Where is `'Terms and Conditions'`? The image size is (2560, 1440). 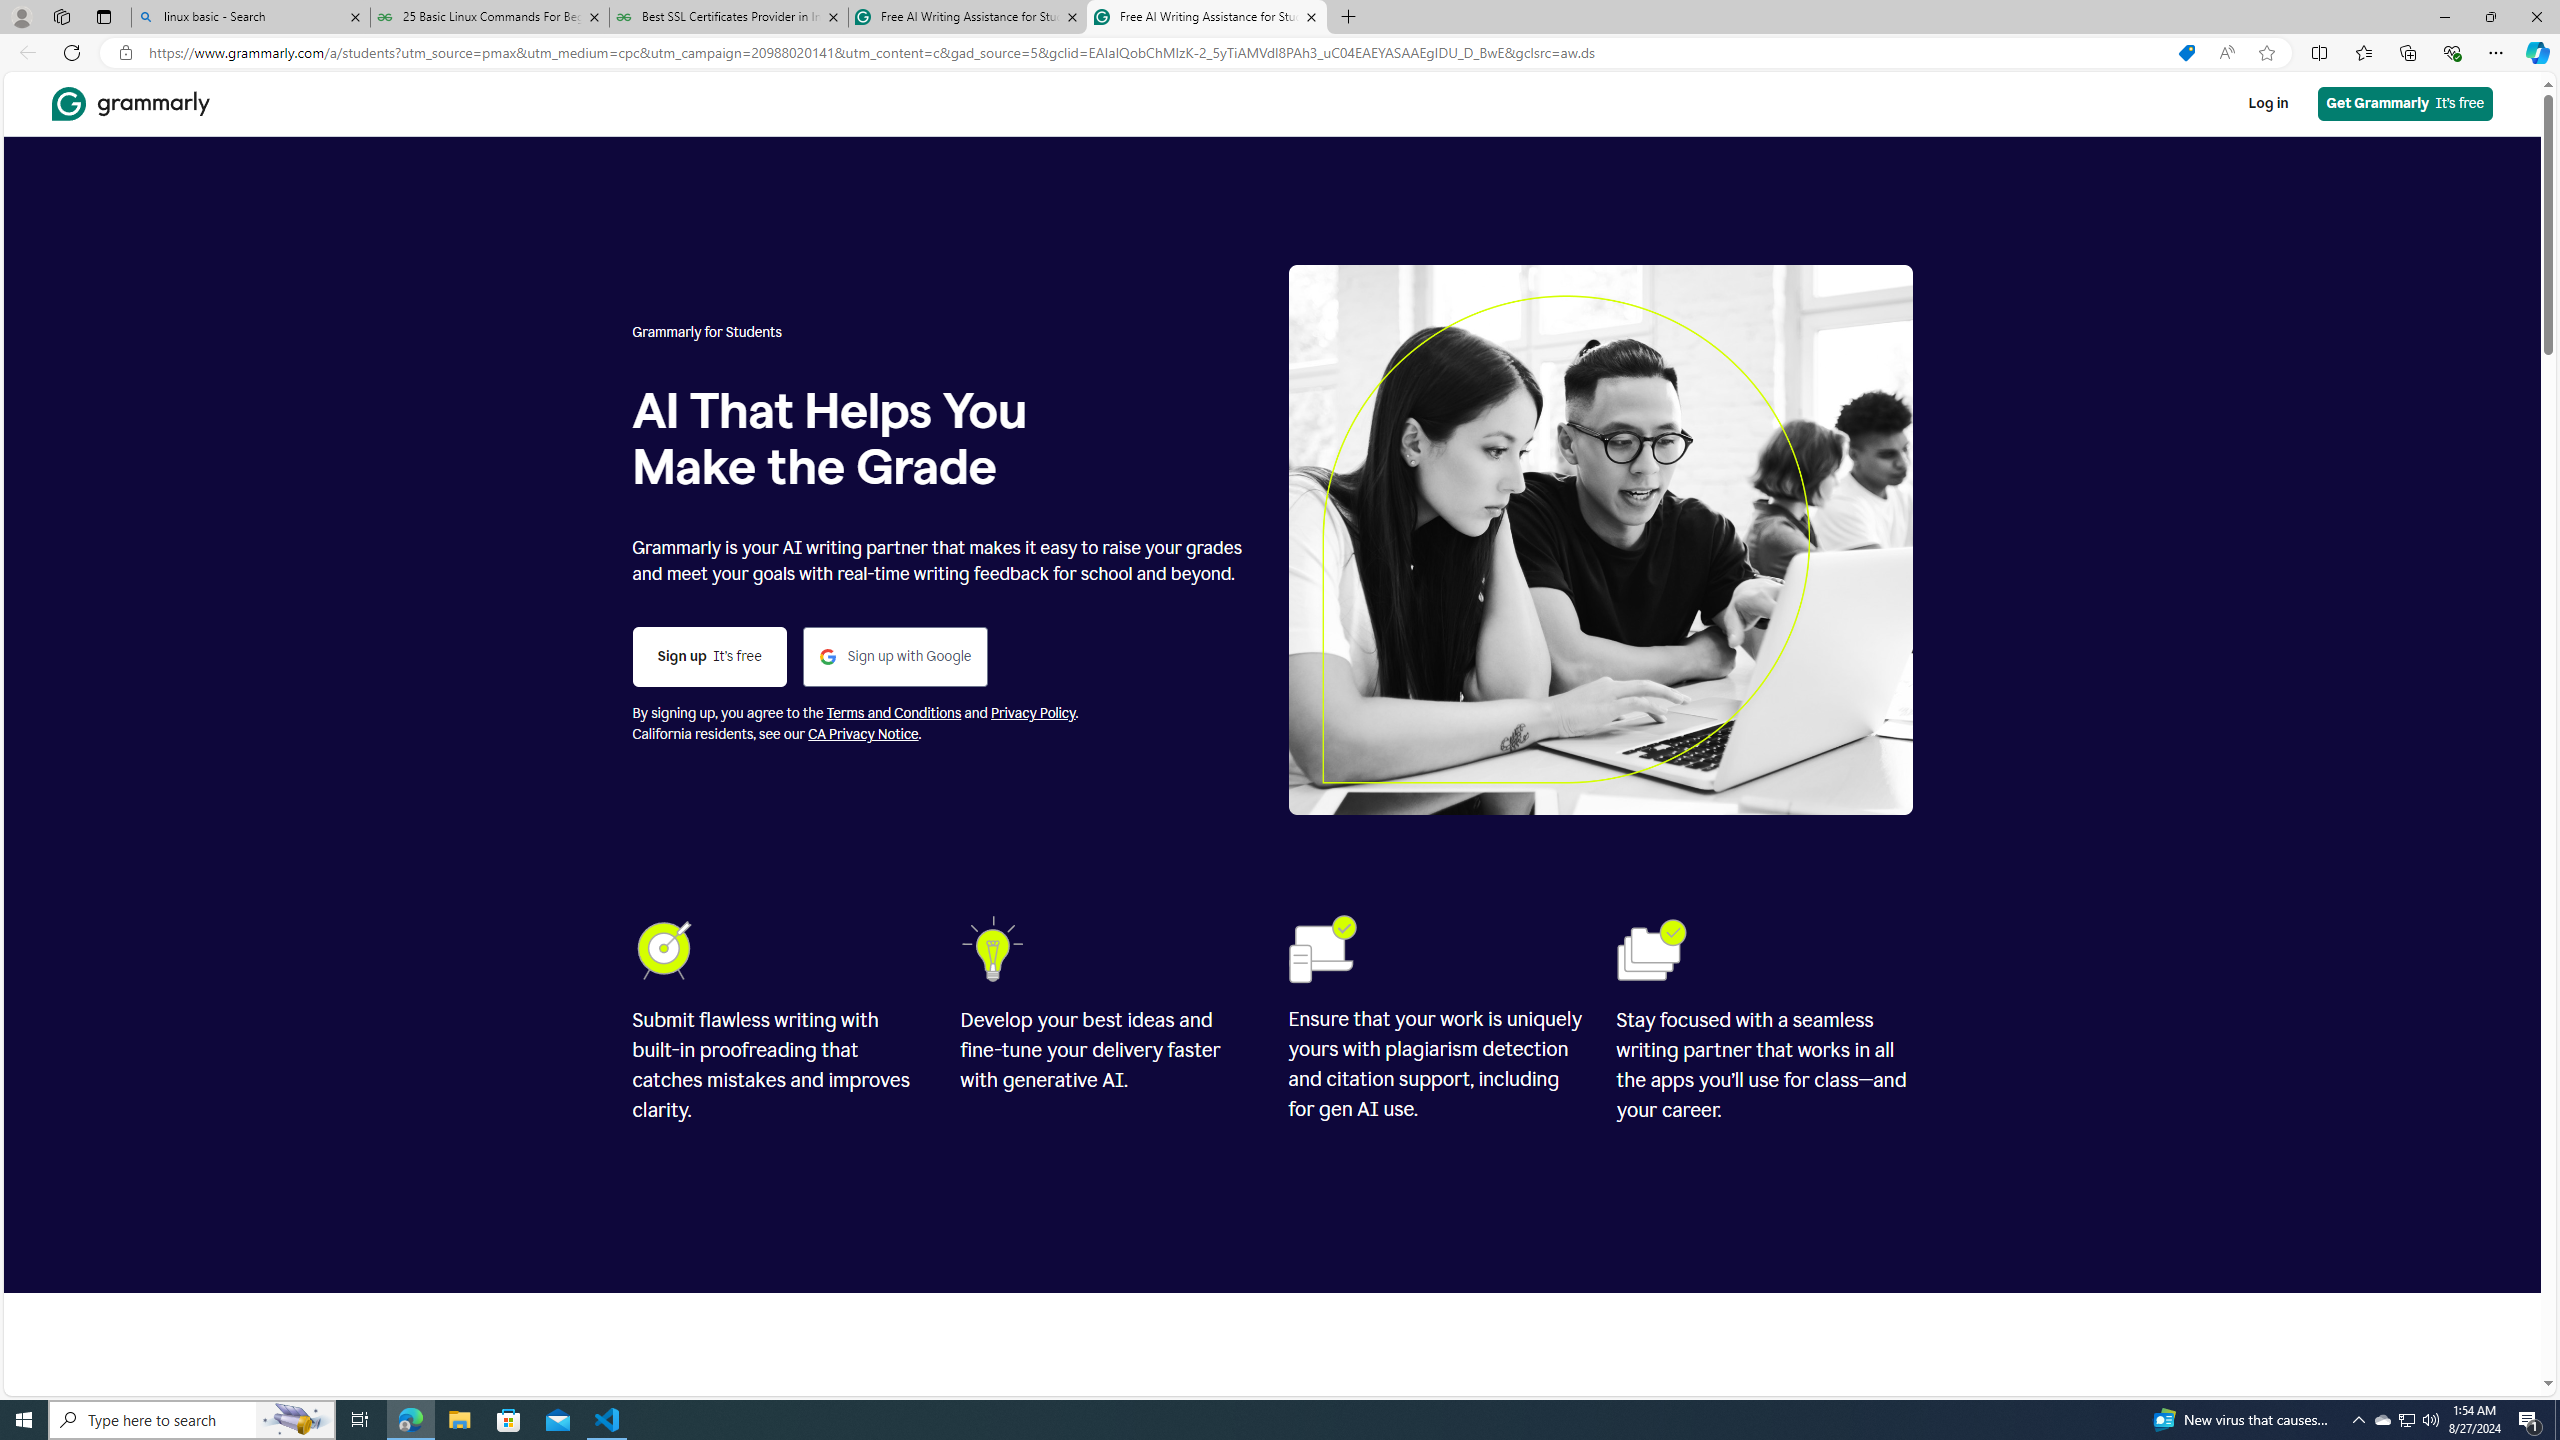
'Terms and Conditions' is located at coordinates (893, 713).